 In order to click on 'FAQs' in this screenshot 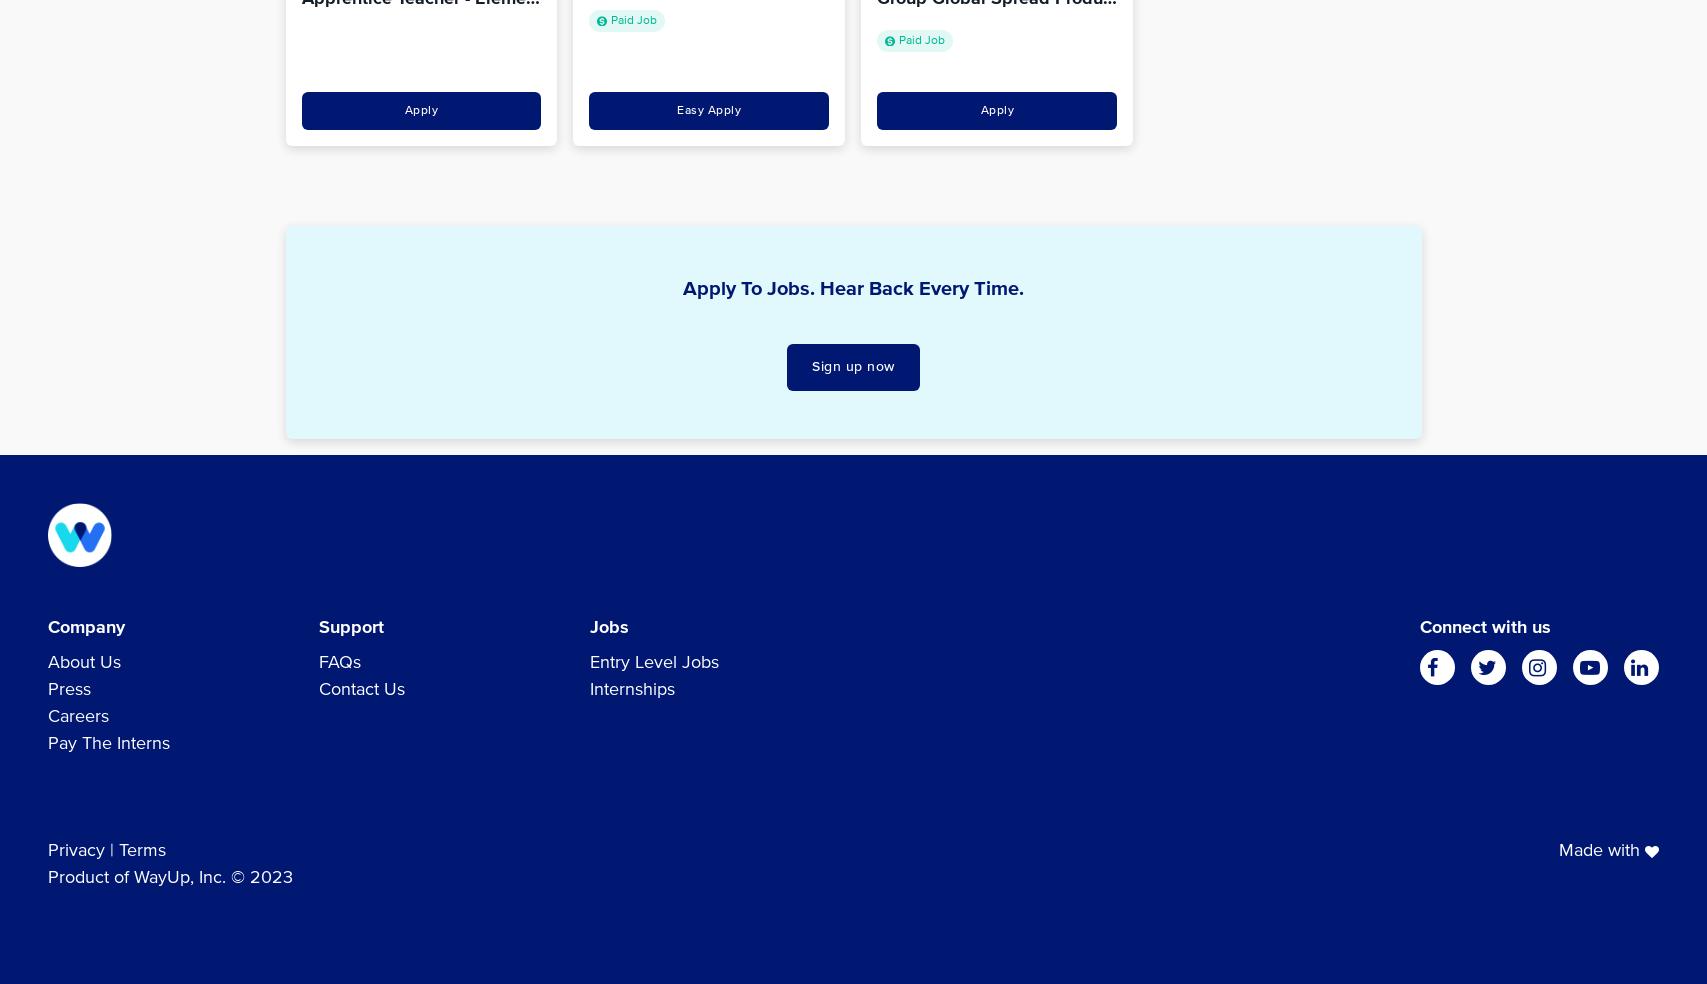, I will do `click(340, 663)`.